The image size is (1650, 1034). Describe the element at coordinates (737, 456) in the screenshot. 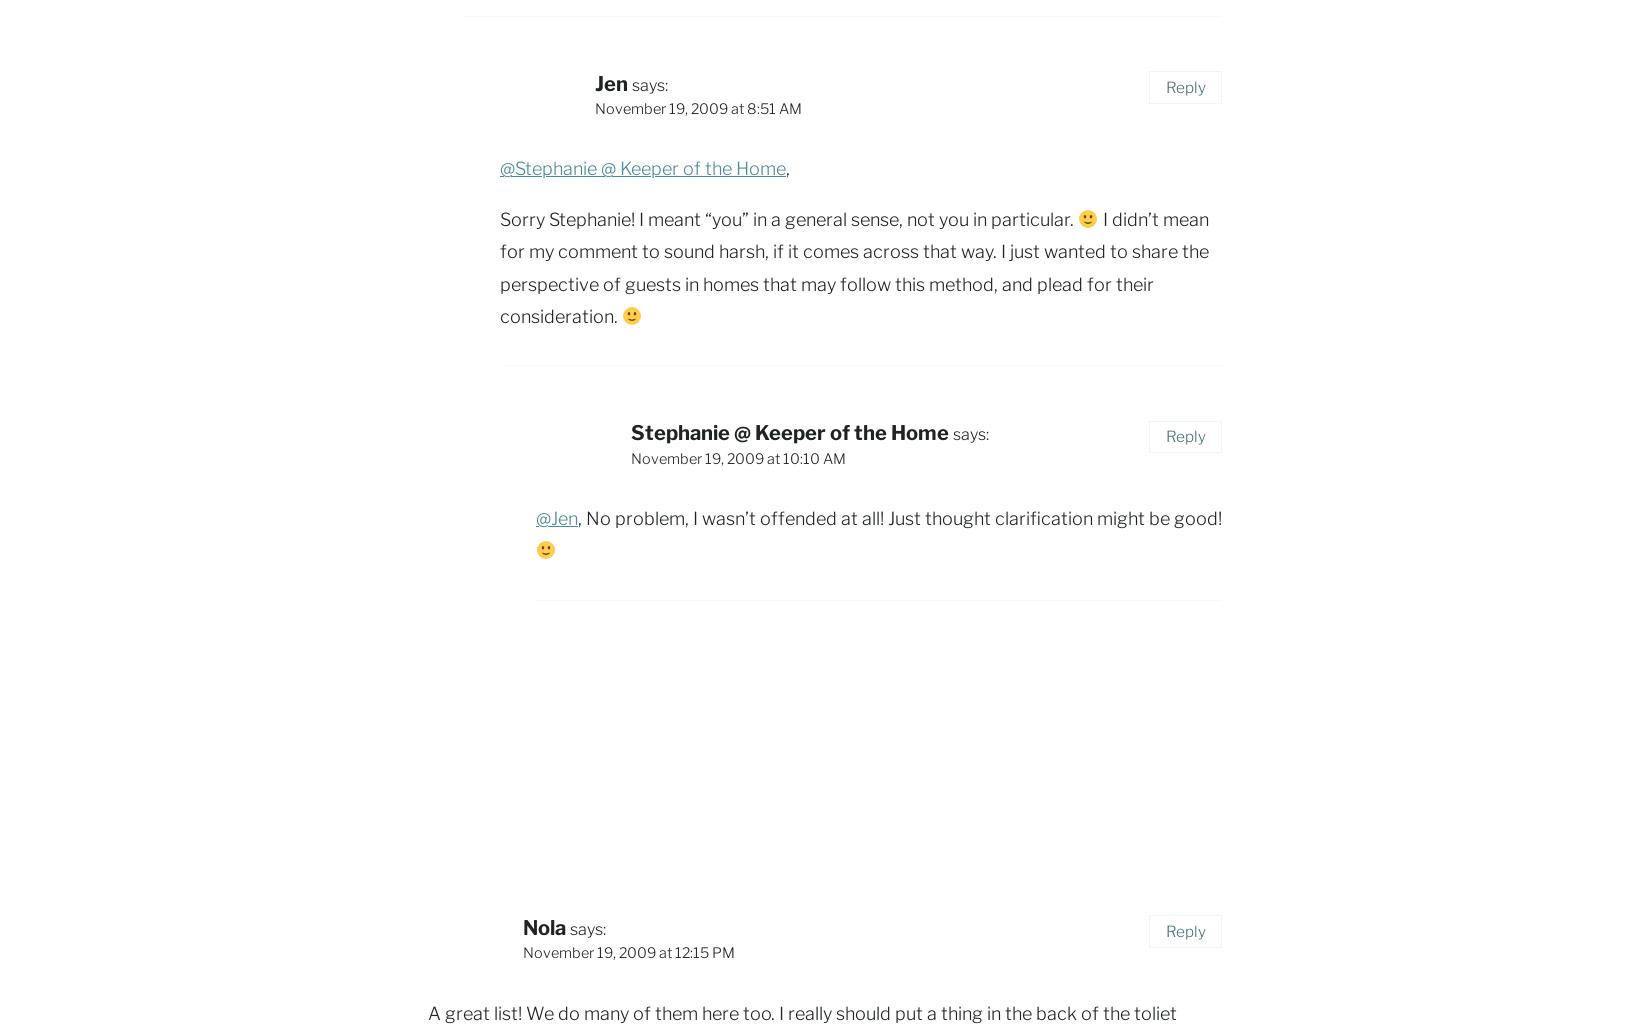

I see `'November 19, 2009 at 10:10 AM'` at that location.